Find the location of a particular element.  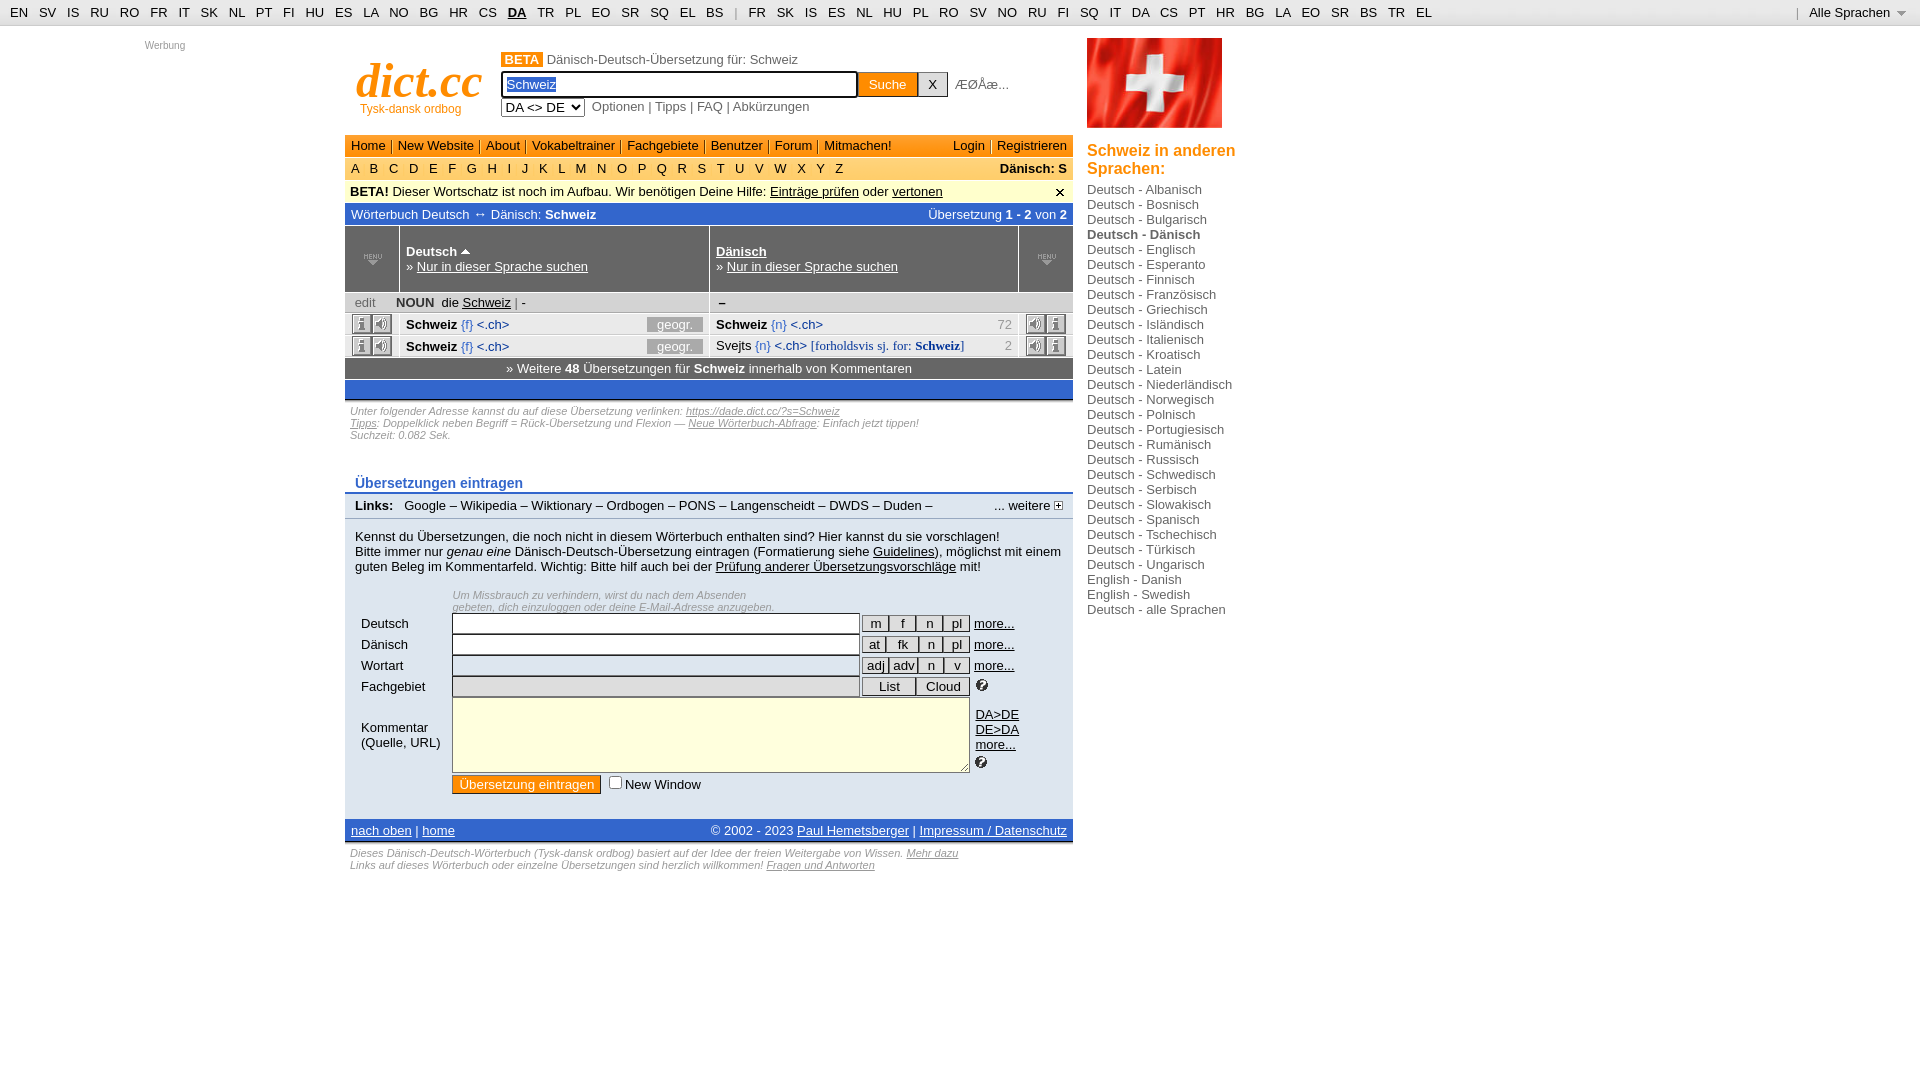

'for:' is located at coordinates (901, 344).